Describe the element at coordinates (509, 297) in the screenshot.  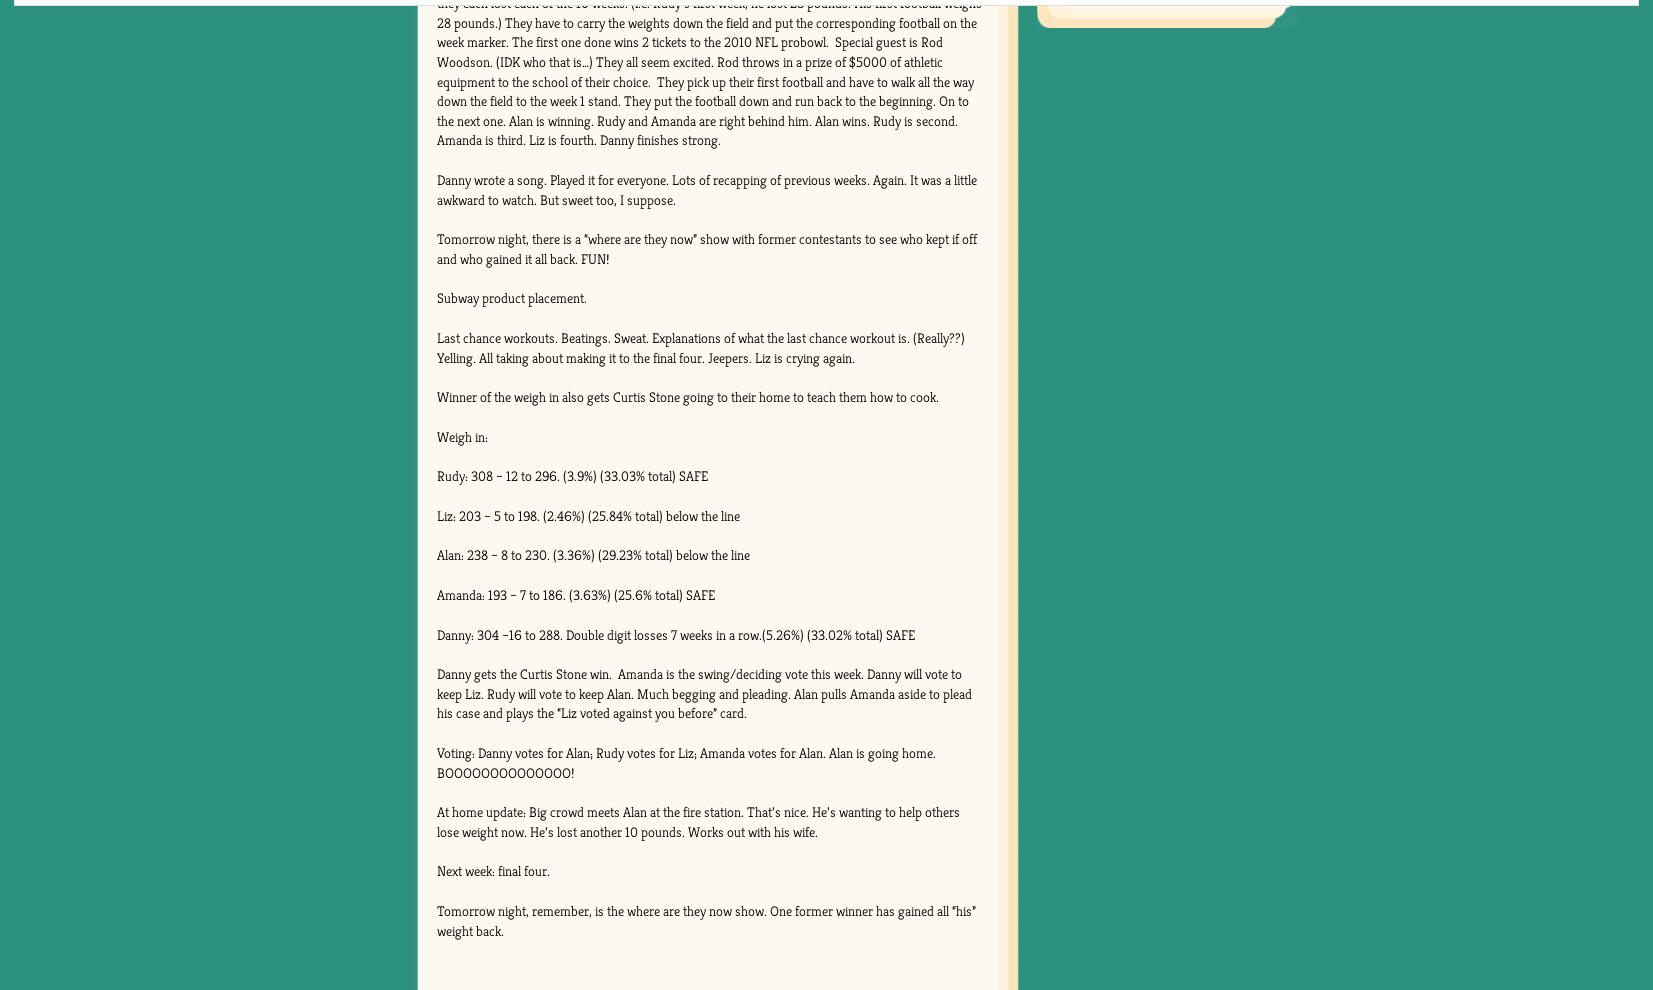
I see `'Subway product placement.'` at that location.